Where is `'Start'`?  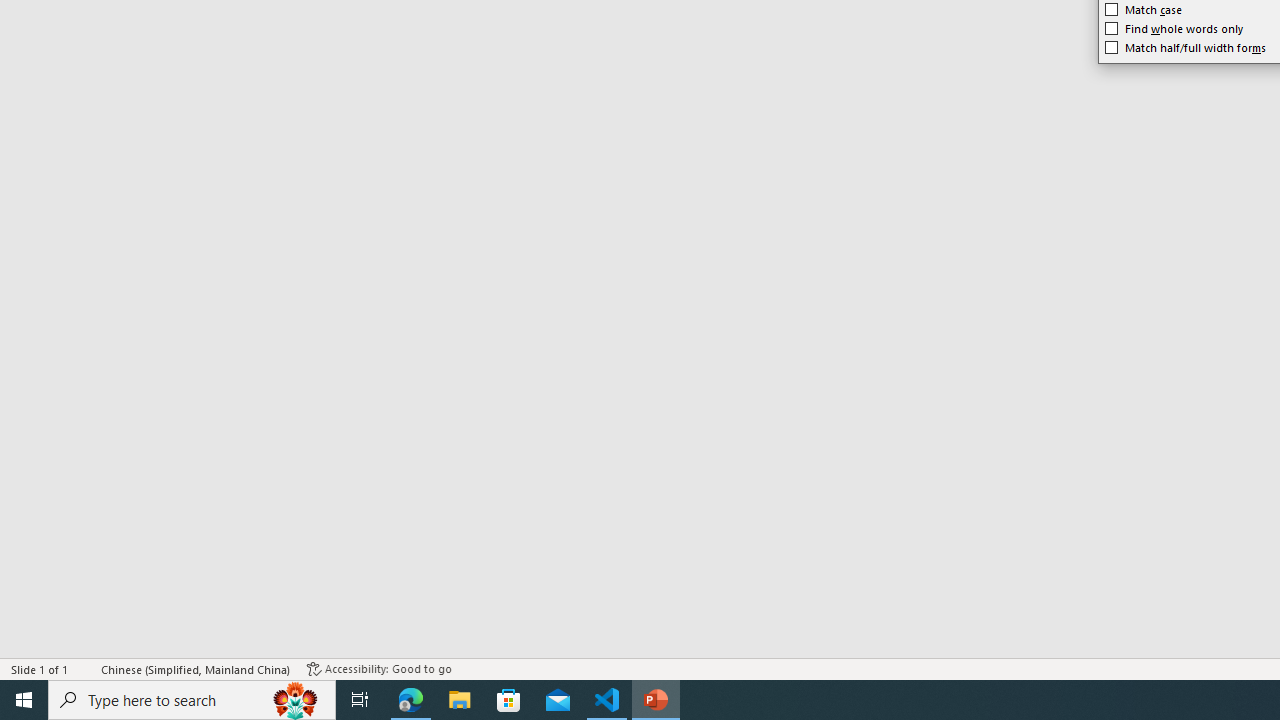
'Start' is located at coordinates (24, 698).